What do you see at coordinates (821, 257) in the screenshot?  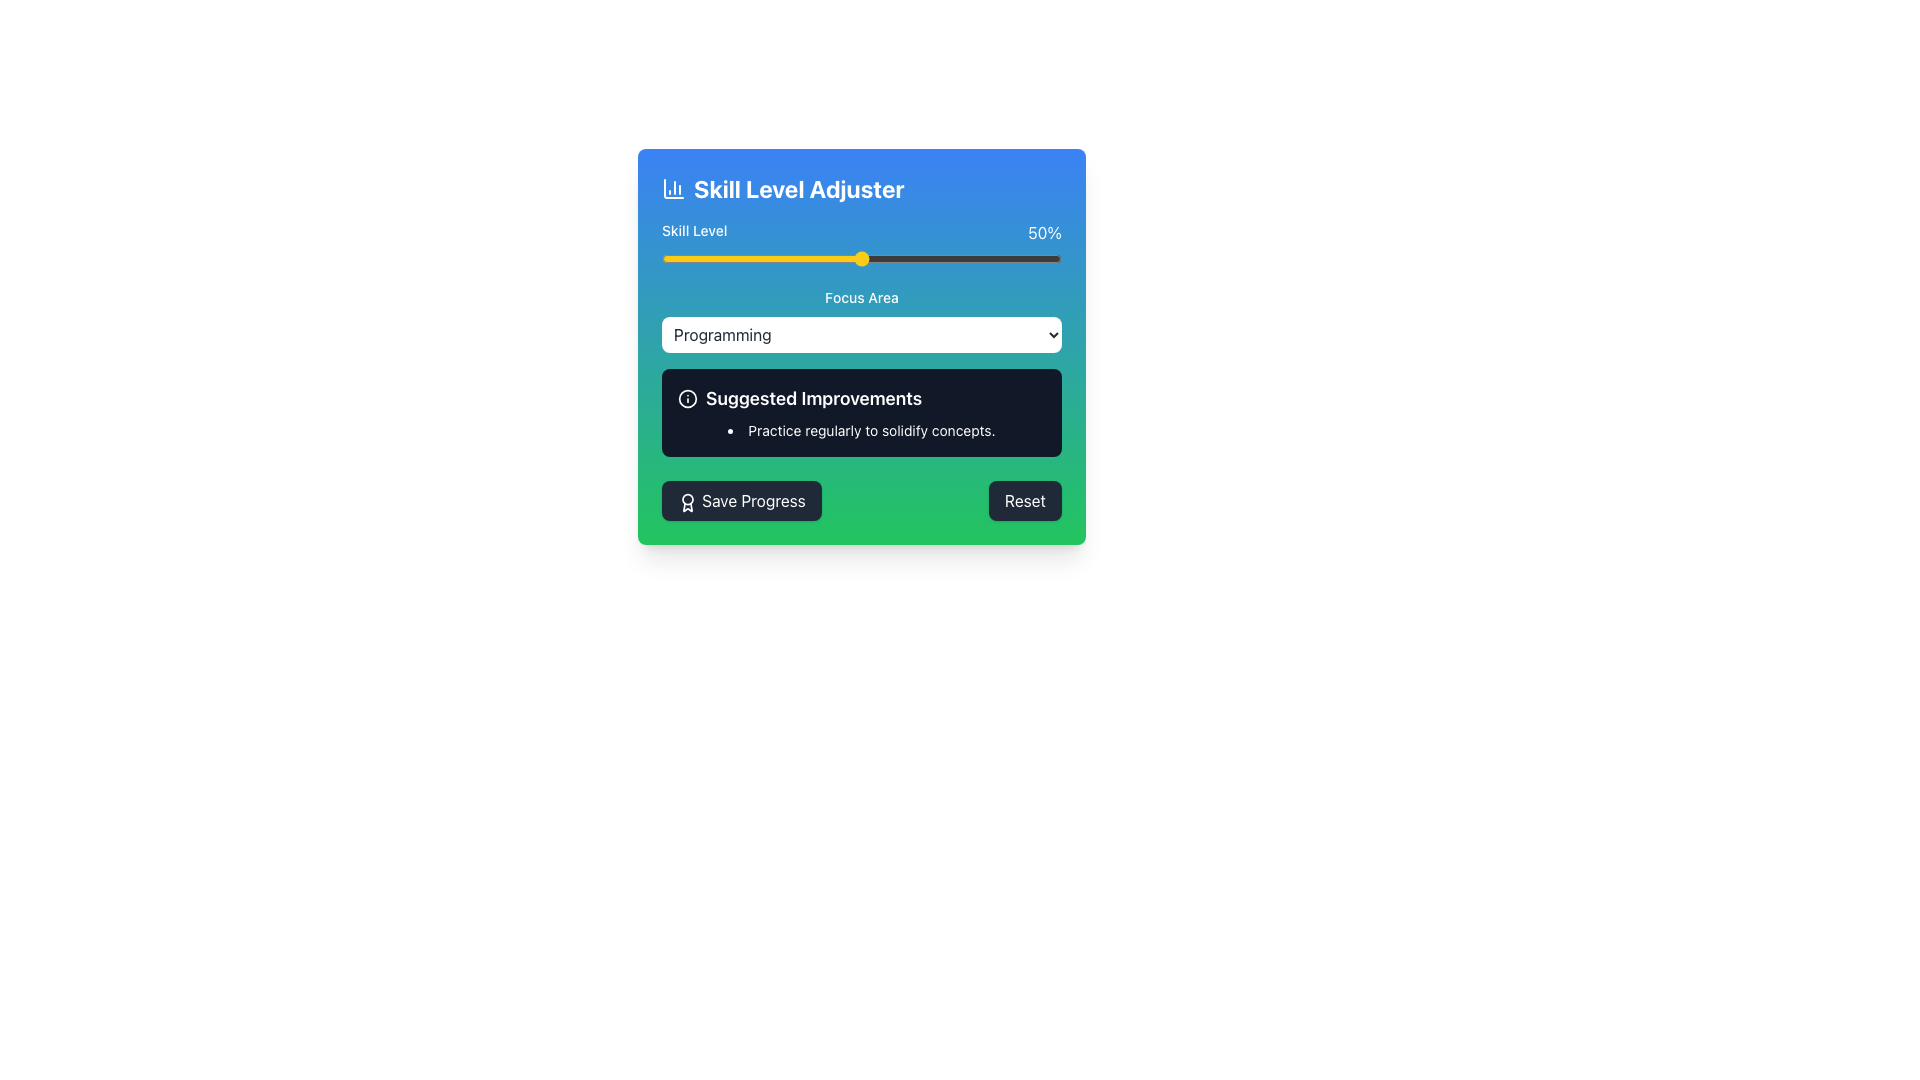 I see `the skill level` at bounding box center [821, 257].